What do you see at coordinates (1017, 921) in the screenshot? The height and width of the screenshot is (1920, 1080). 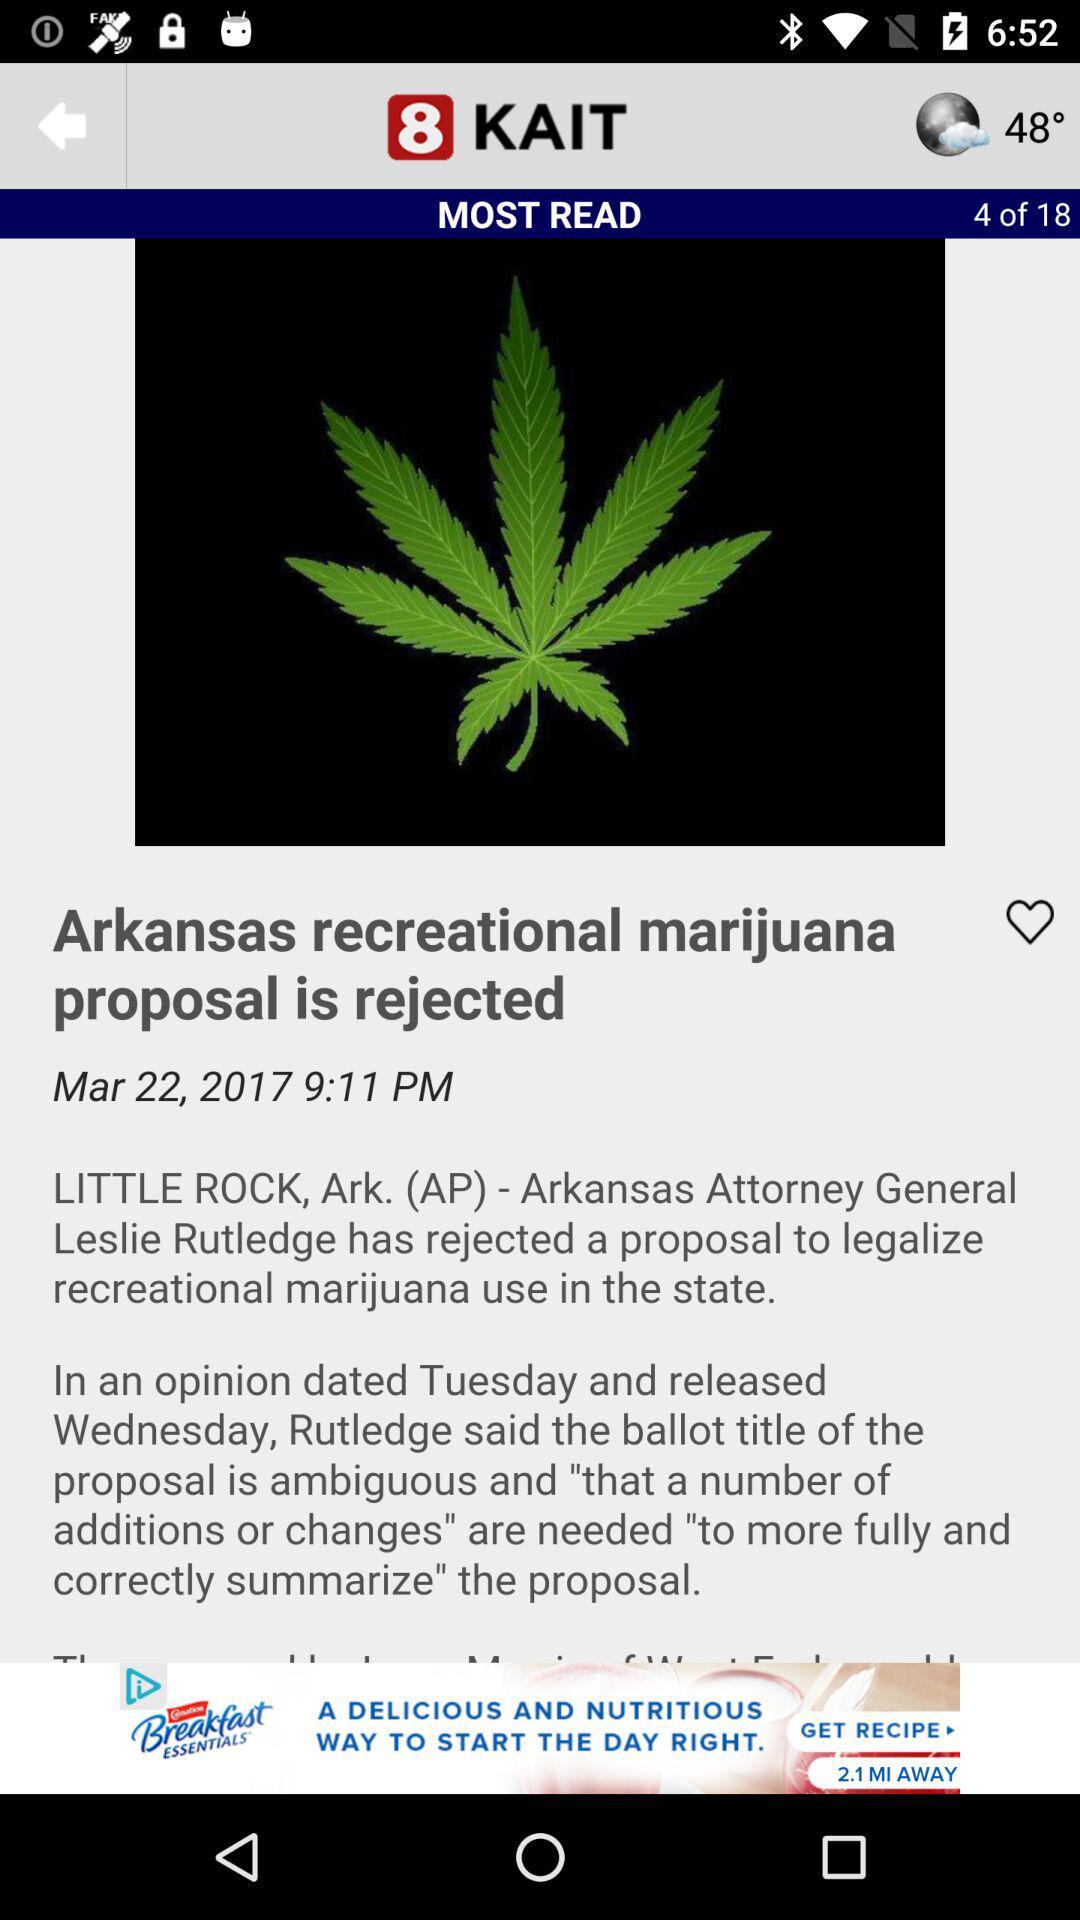 I see `the favorite icon` at bounding box center [1017, 921].